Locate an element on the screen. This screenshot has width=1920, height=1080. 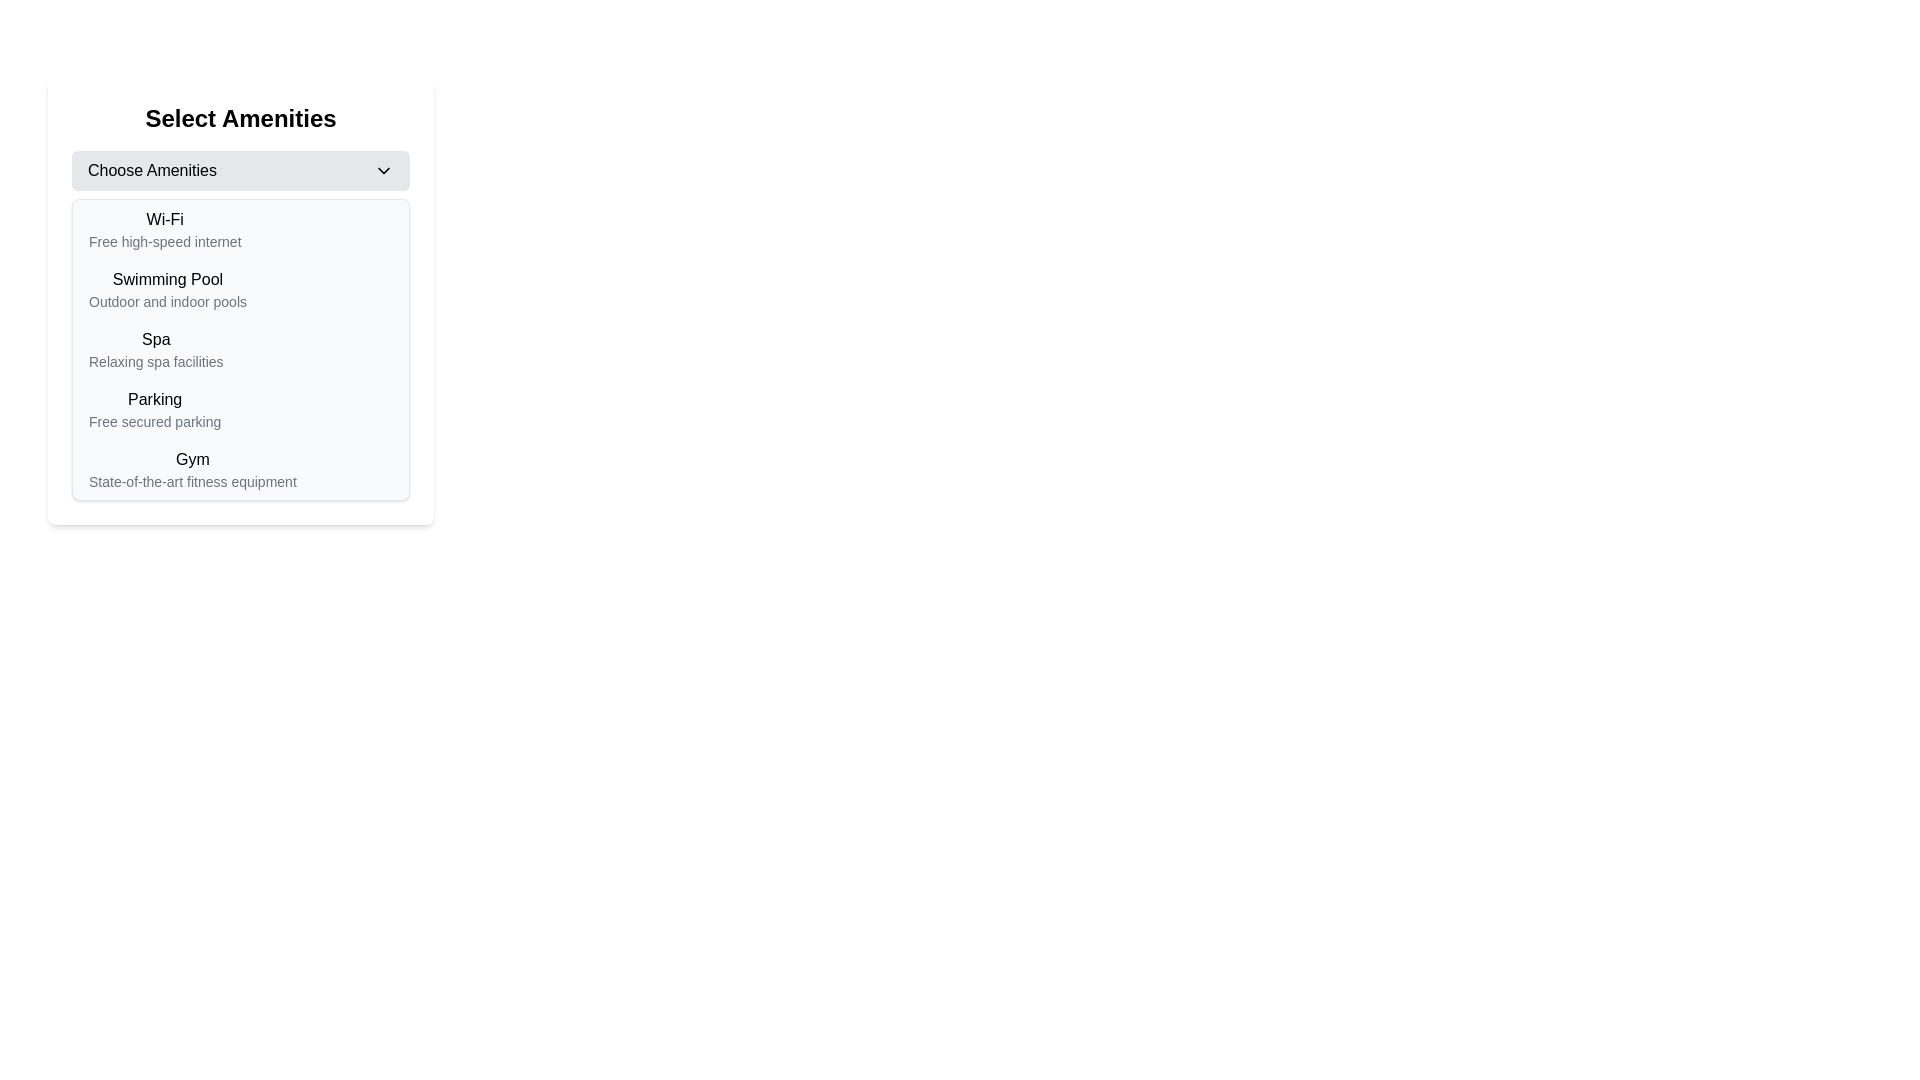
the first item in the amenity selection list that provides information about the Wi-Fi service offered is located at coordinates (240, 229).